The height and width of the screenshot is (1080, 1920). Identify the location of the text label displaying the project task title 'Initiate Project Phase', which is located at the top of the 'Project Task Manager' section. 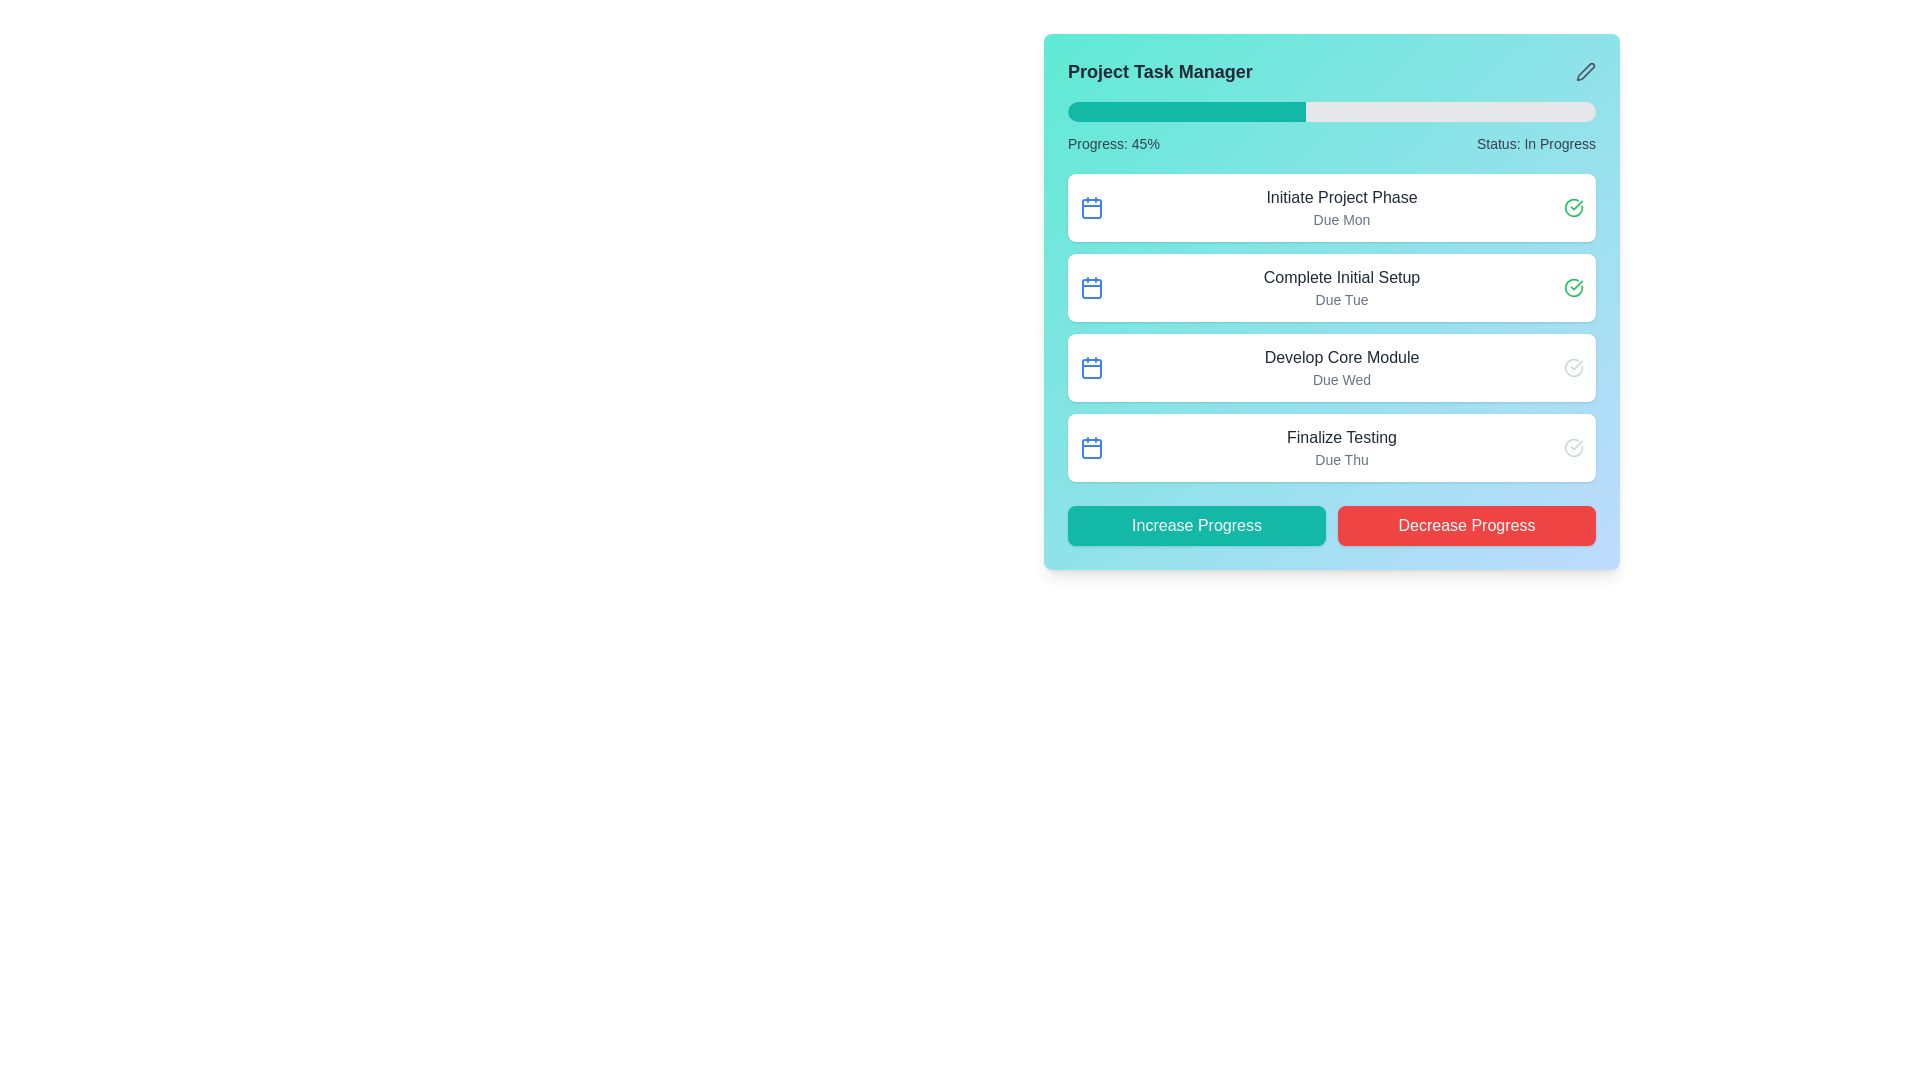
(1342, 197).